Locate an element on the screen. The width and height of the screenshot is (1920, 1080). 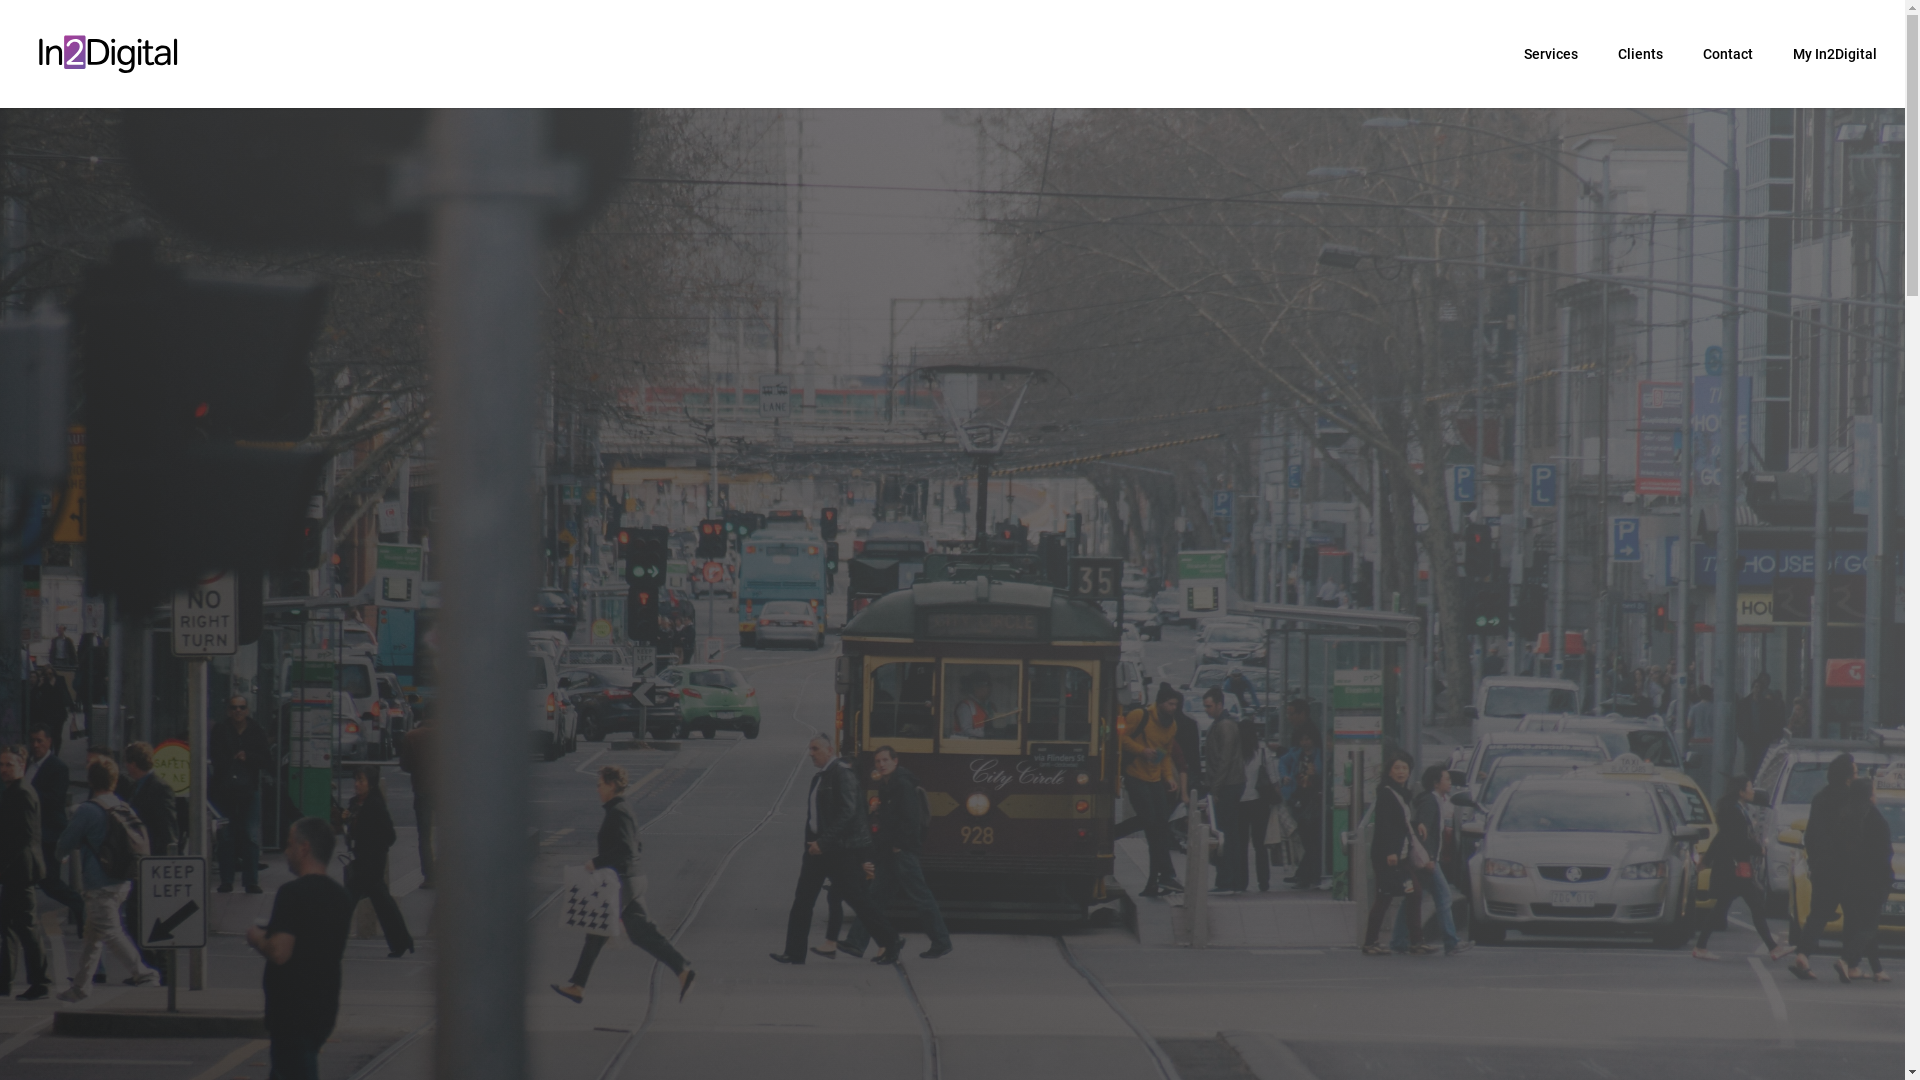
'Services' is located at coordinates (1549, 53).